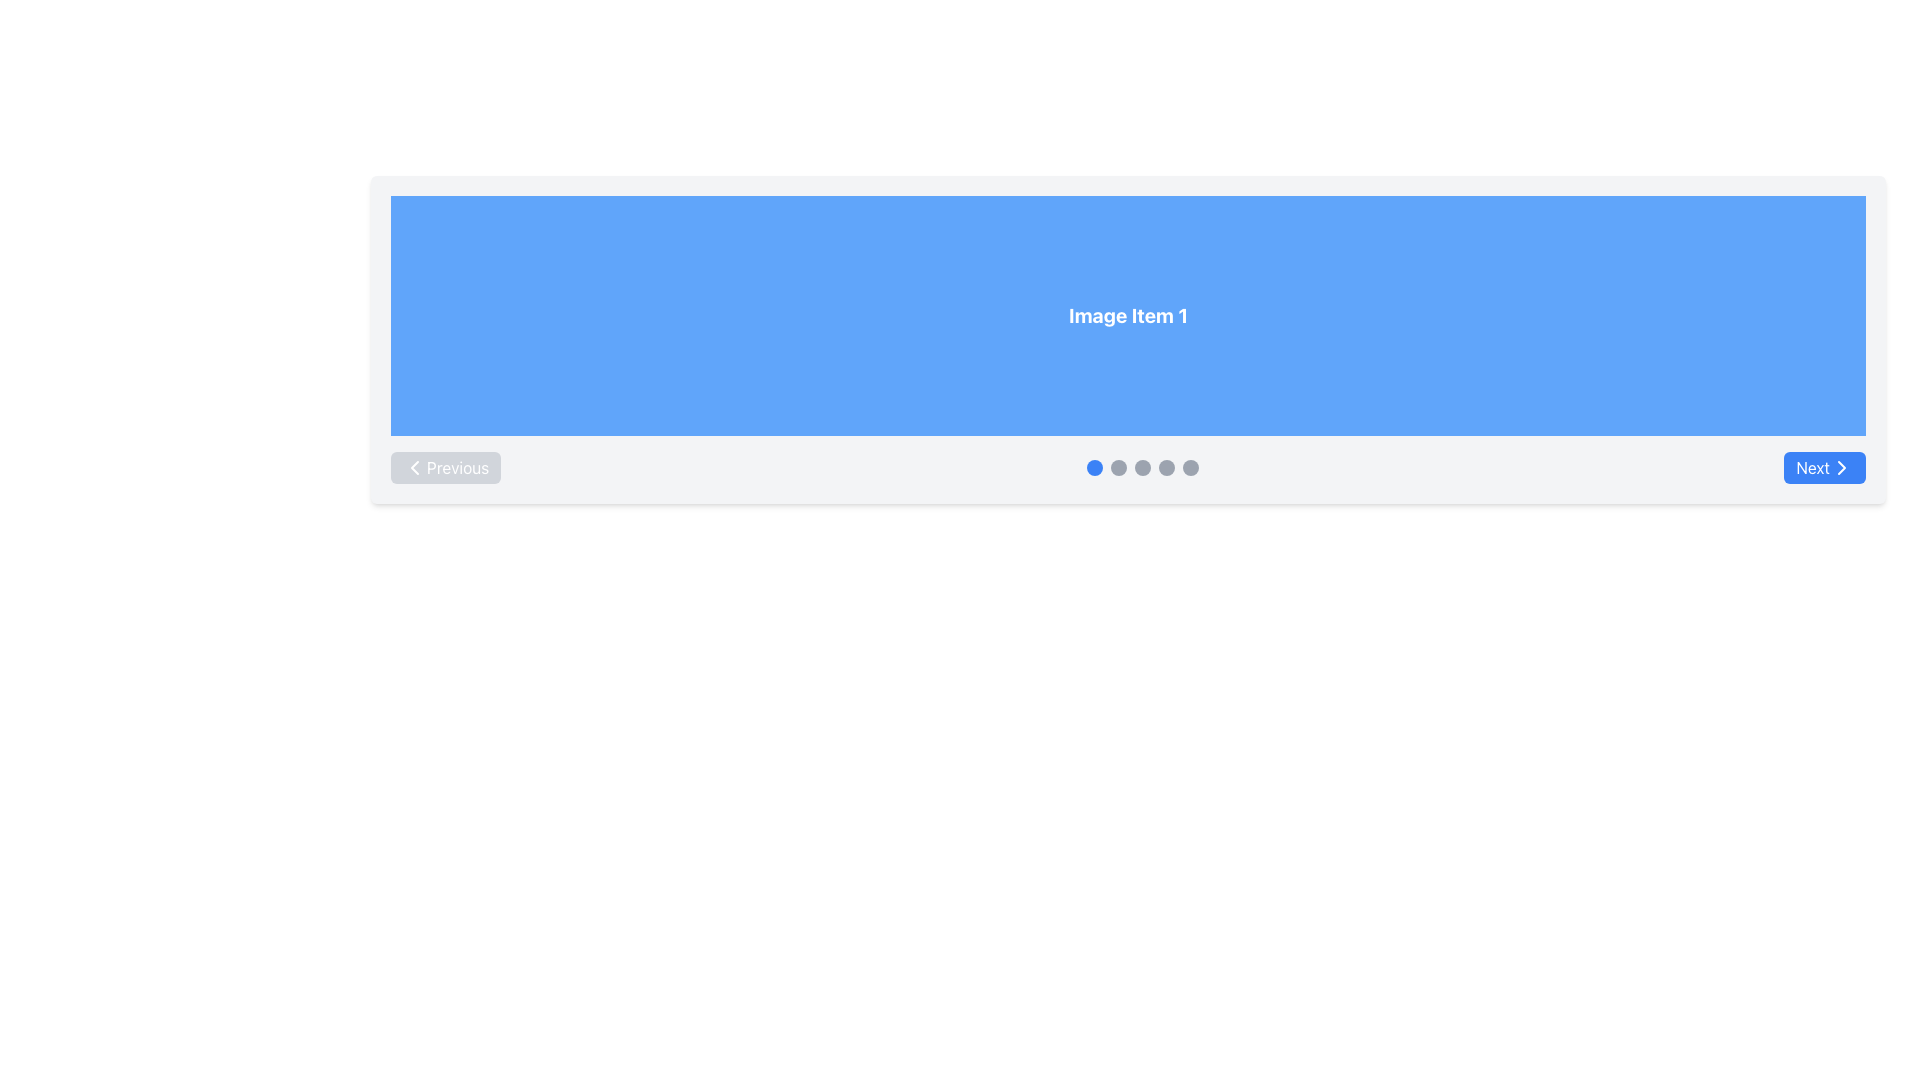 This screenshot has height=1080, width=1920. What do you see at coordinates (1841, 467) in the screenshot?
I see `the chevron icon located at the right edge of the 'Next' button in the bottom-right corner of the carousel interface` at bounding box center [1841, 467].